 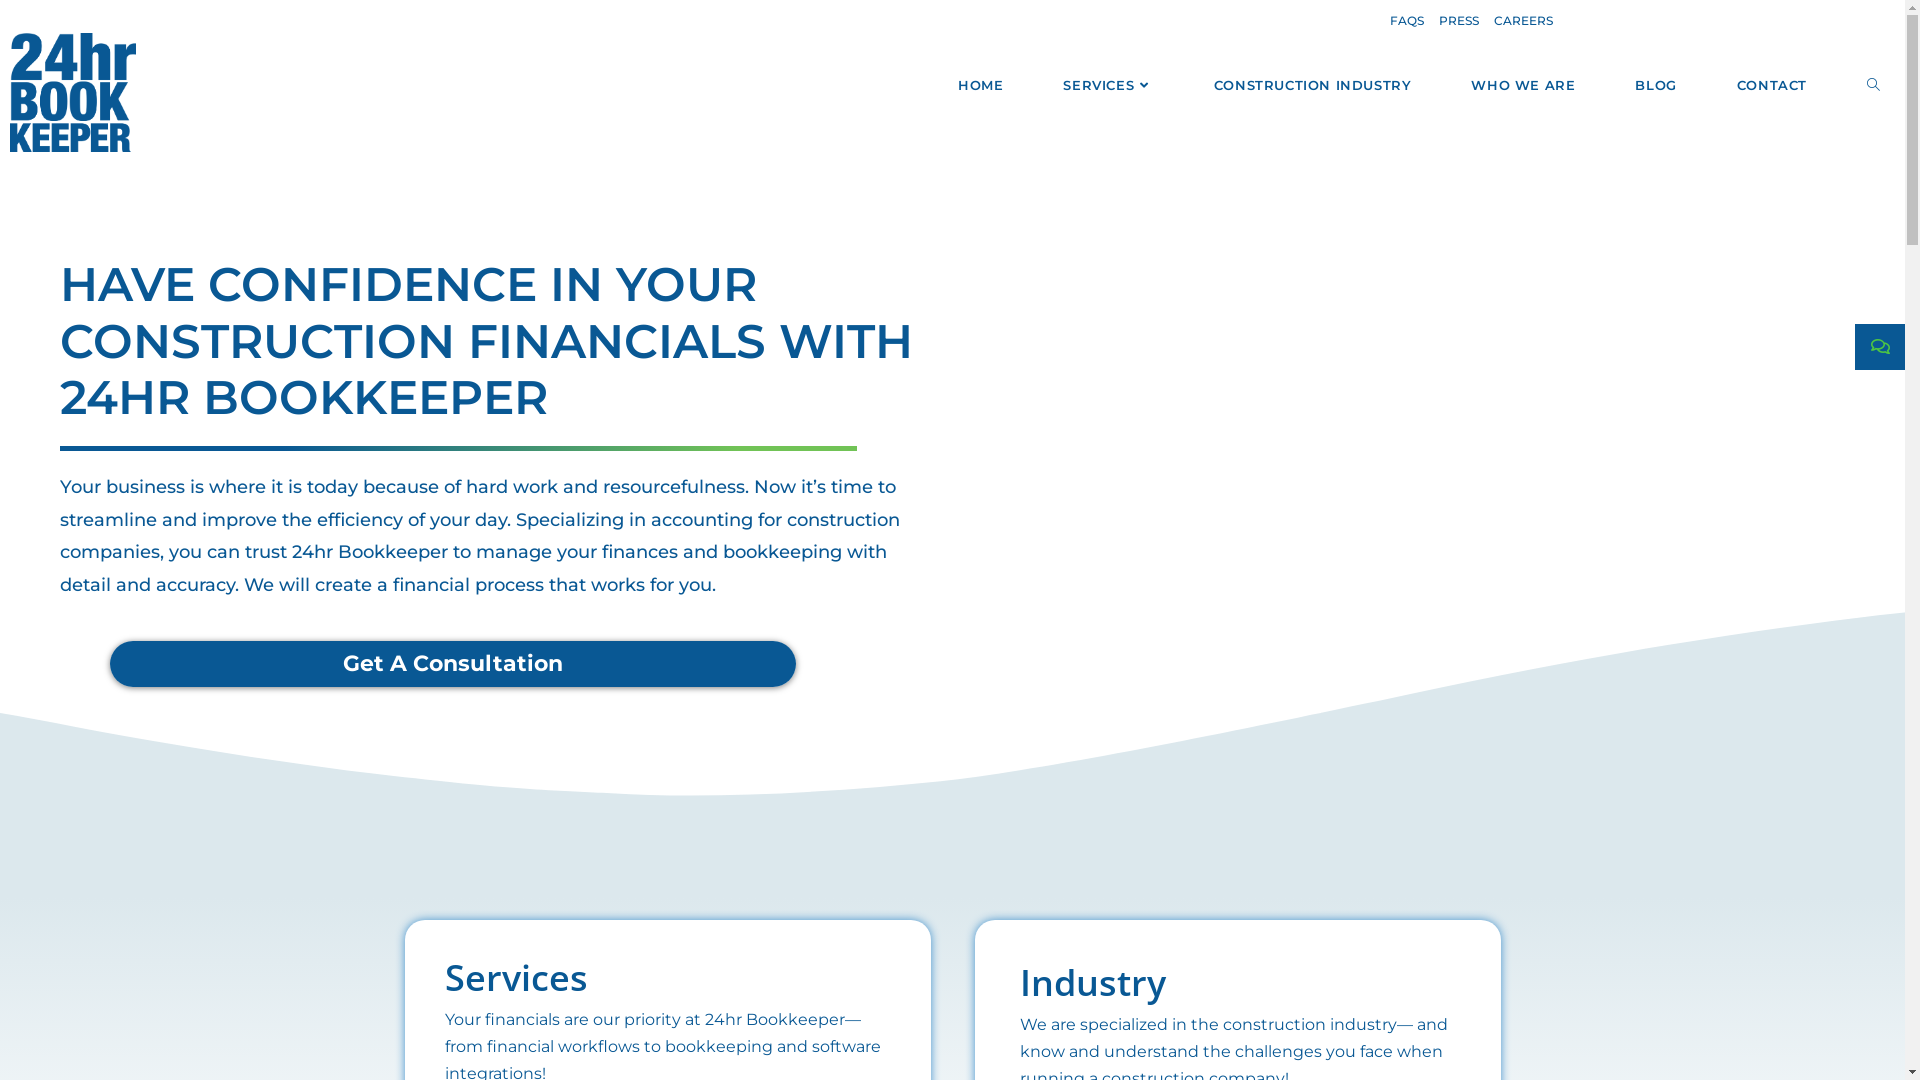 What do you see at coordinates (1107, 83) in the screenshot?
I see `'SERVICES'` at bounding box center [1107, 83].